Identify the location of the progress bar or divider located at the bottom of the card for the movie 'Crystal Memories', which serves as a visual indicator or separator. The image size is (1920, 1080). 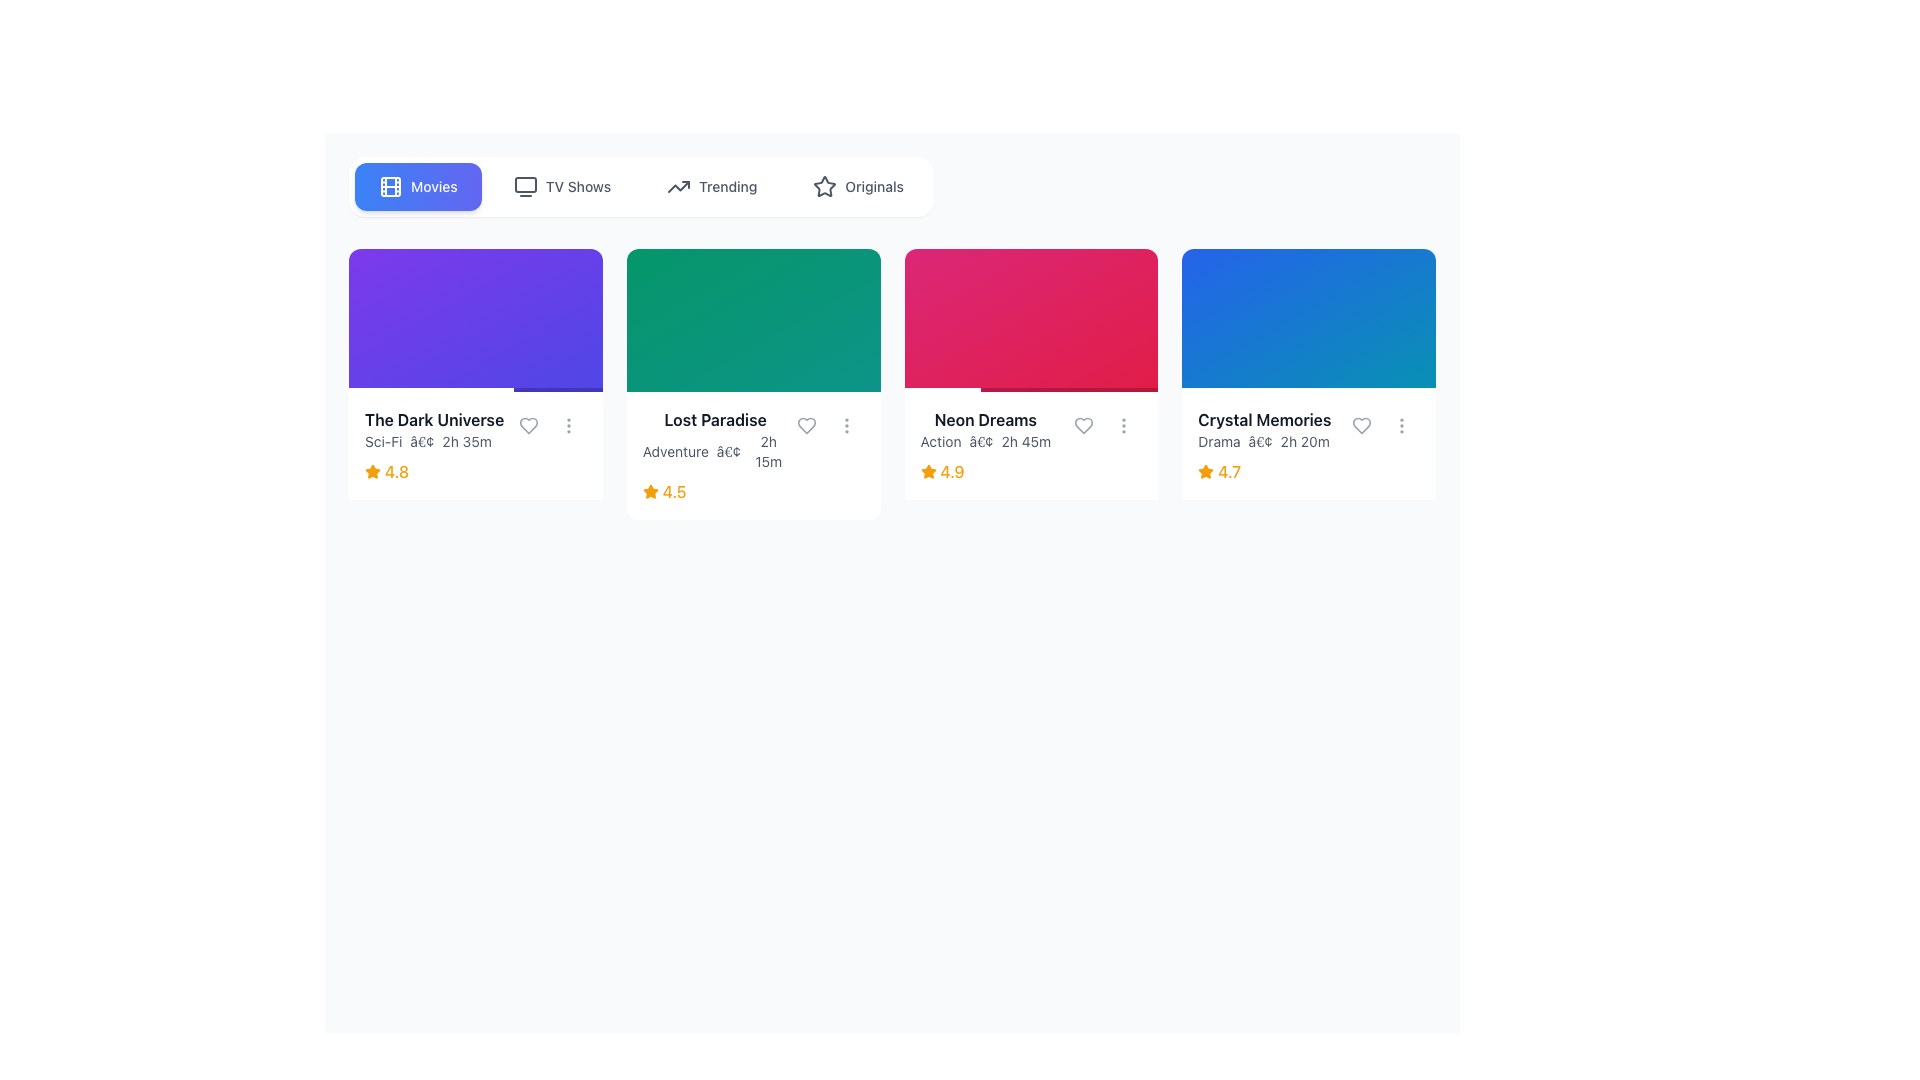
(1309, 389).